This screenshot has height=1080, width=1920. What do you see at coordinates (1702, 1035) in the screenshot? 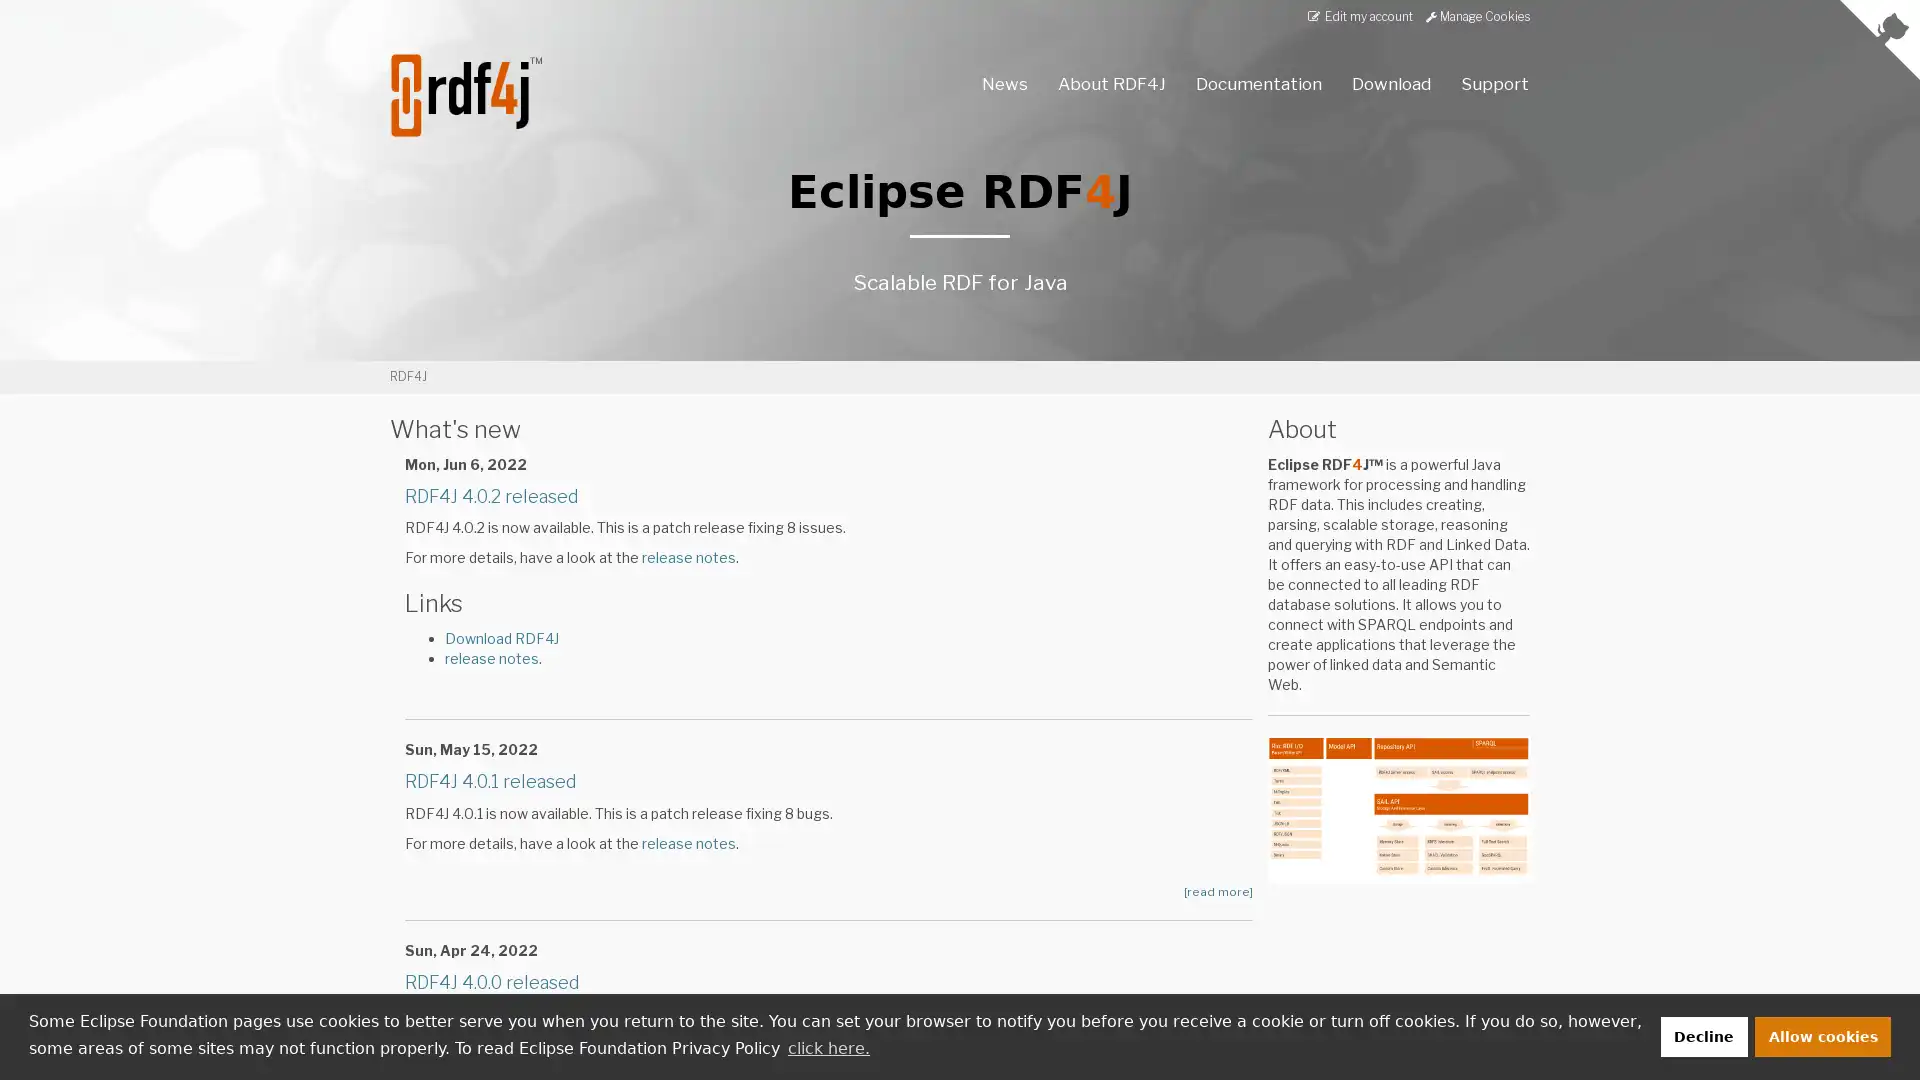
I see `deny cookies` at bounding box center [1702, 1035].